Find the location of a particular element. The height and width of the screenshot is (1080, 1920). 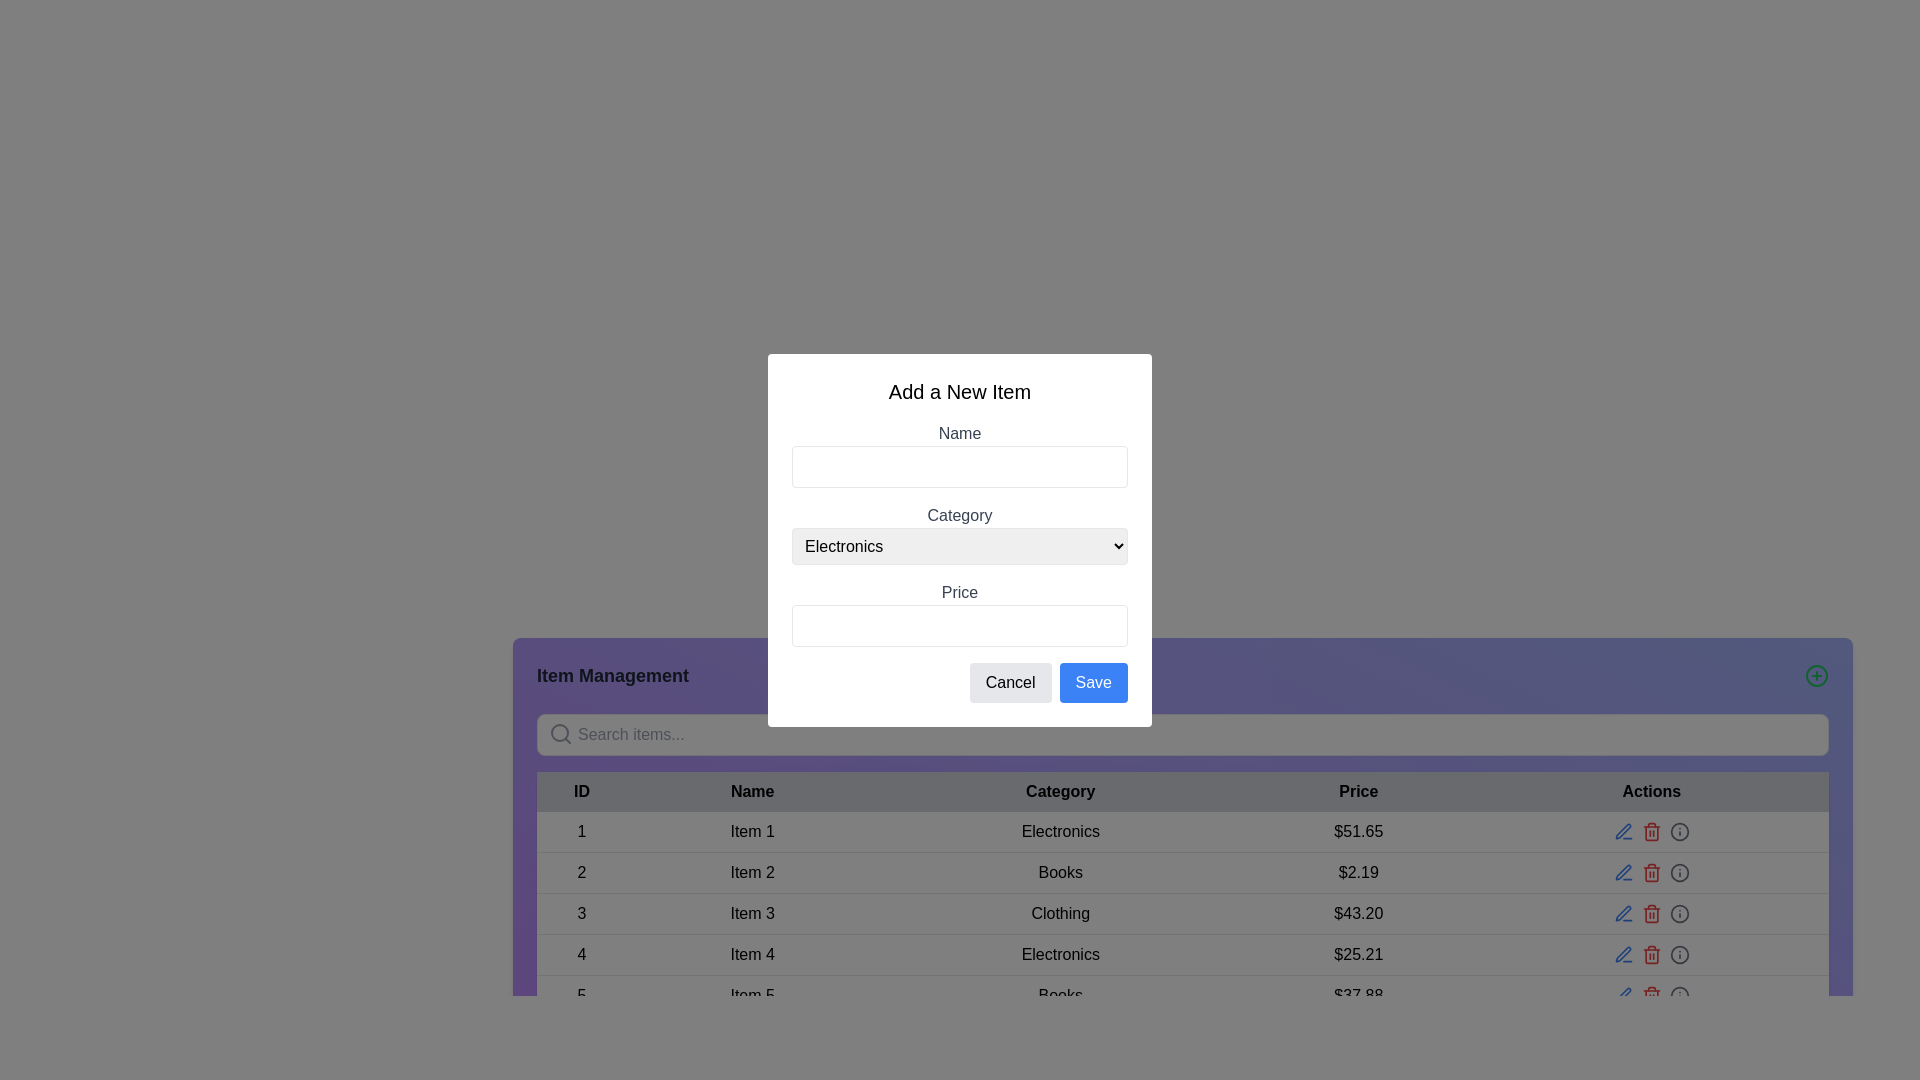

the circular component of the magnifying glass icon located at the far left end inside the search text input field in the 'Item Management' section is located at coordinates (560, 732).